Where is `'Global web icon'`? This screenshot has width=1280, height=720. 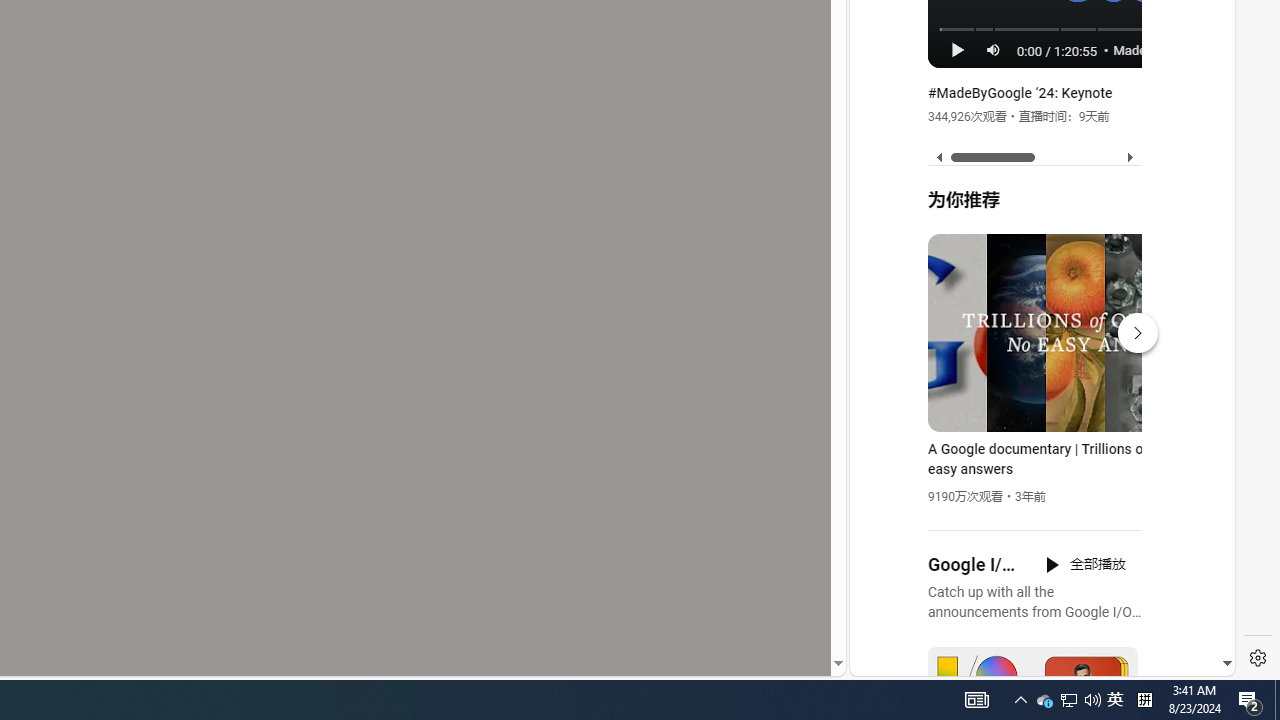 'Global web icon' is located at coordinates (887, 431).